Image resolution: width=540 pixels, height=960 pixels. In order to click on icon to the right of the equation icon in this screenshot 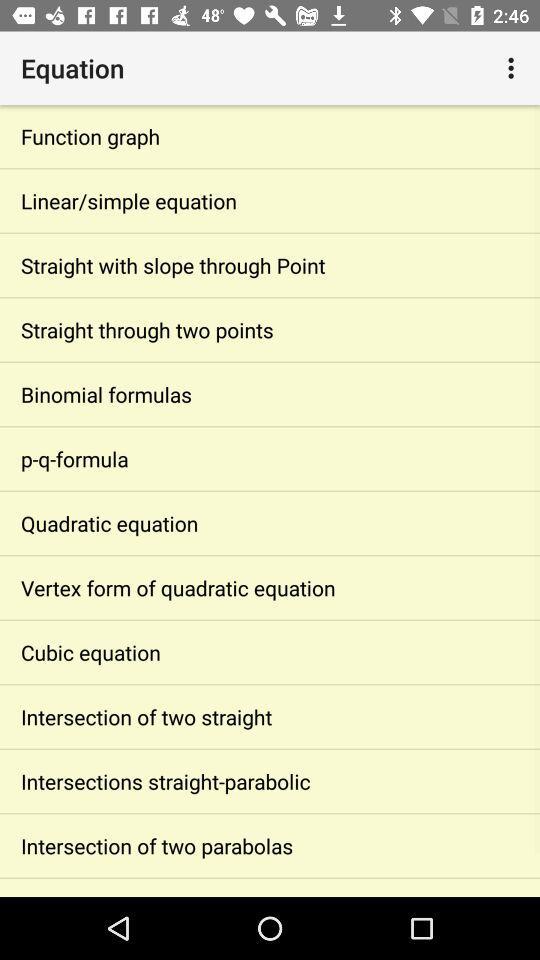, I will do `click(513, 68)`.